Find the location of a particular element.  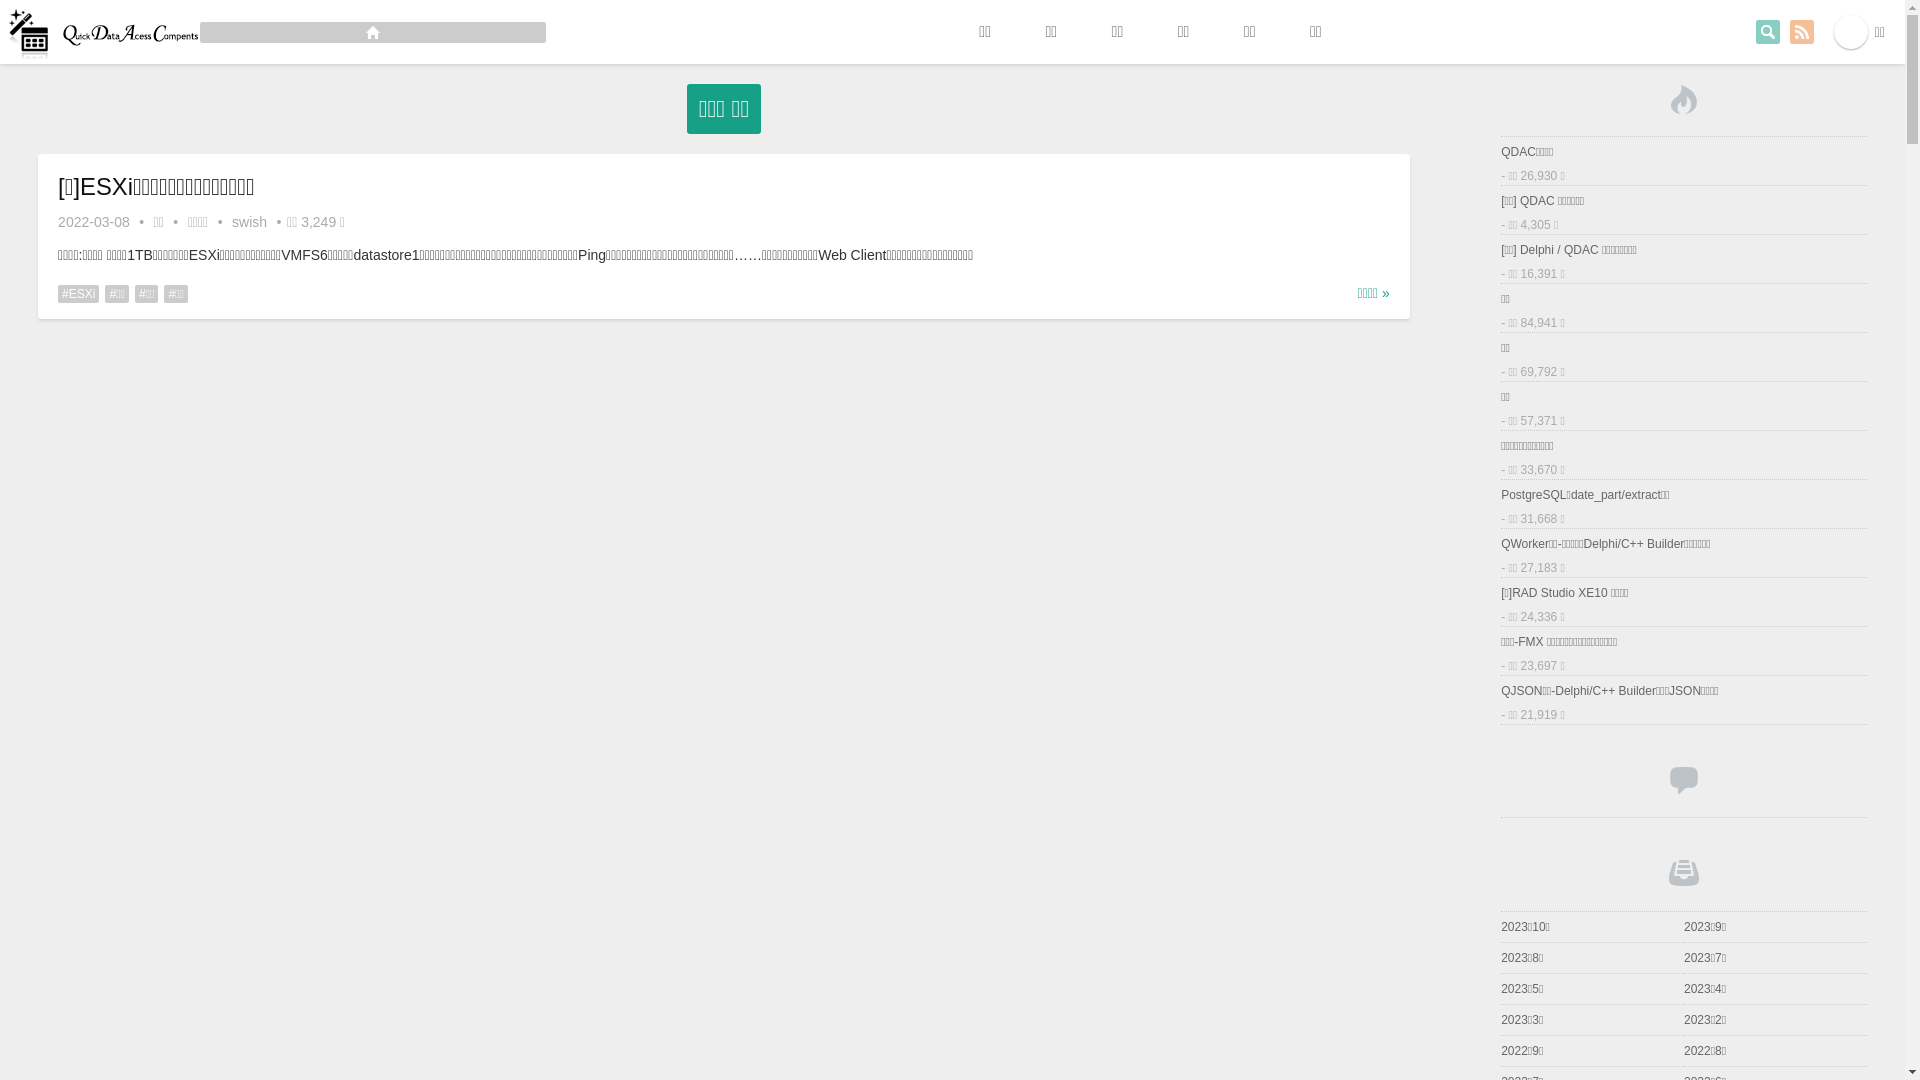

'2022-03-08' is located at coordinates (93, 222).